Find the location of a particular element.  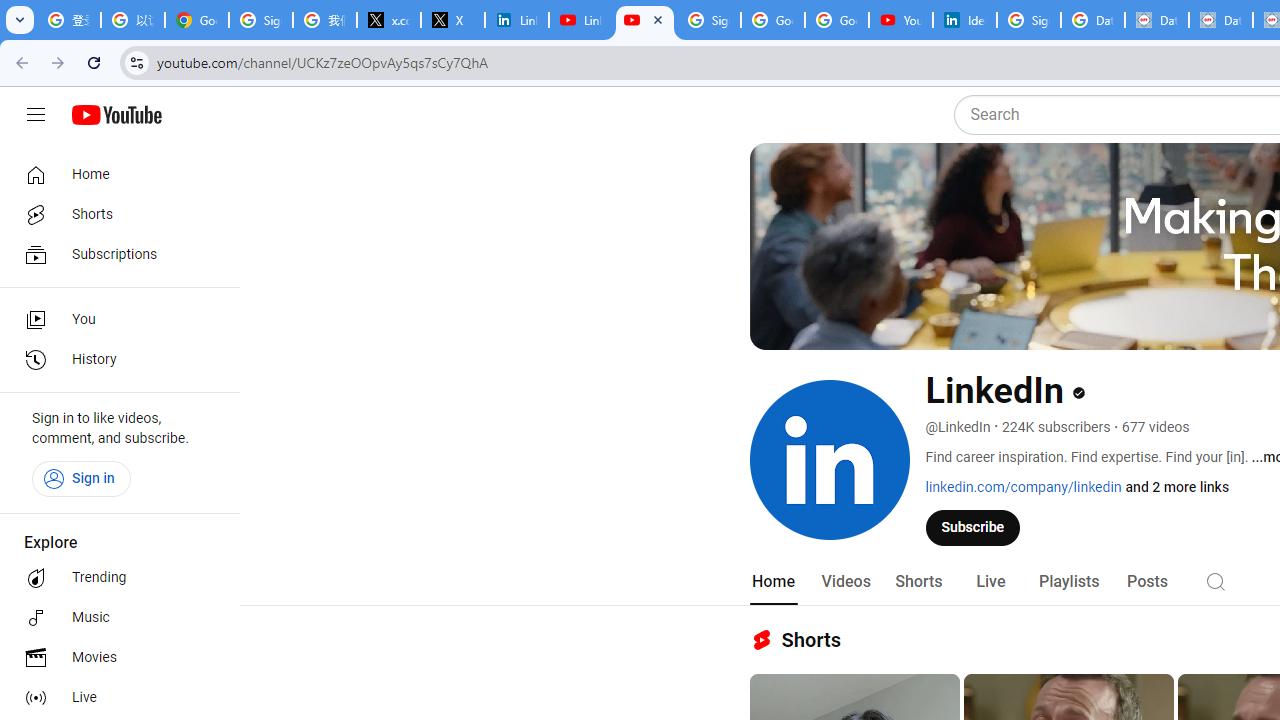

'Data Privacy Framework' is located at coordinates (1157, 20).